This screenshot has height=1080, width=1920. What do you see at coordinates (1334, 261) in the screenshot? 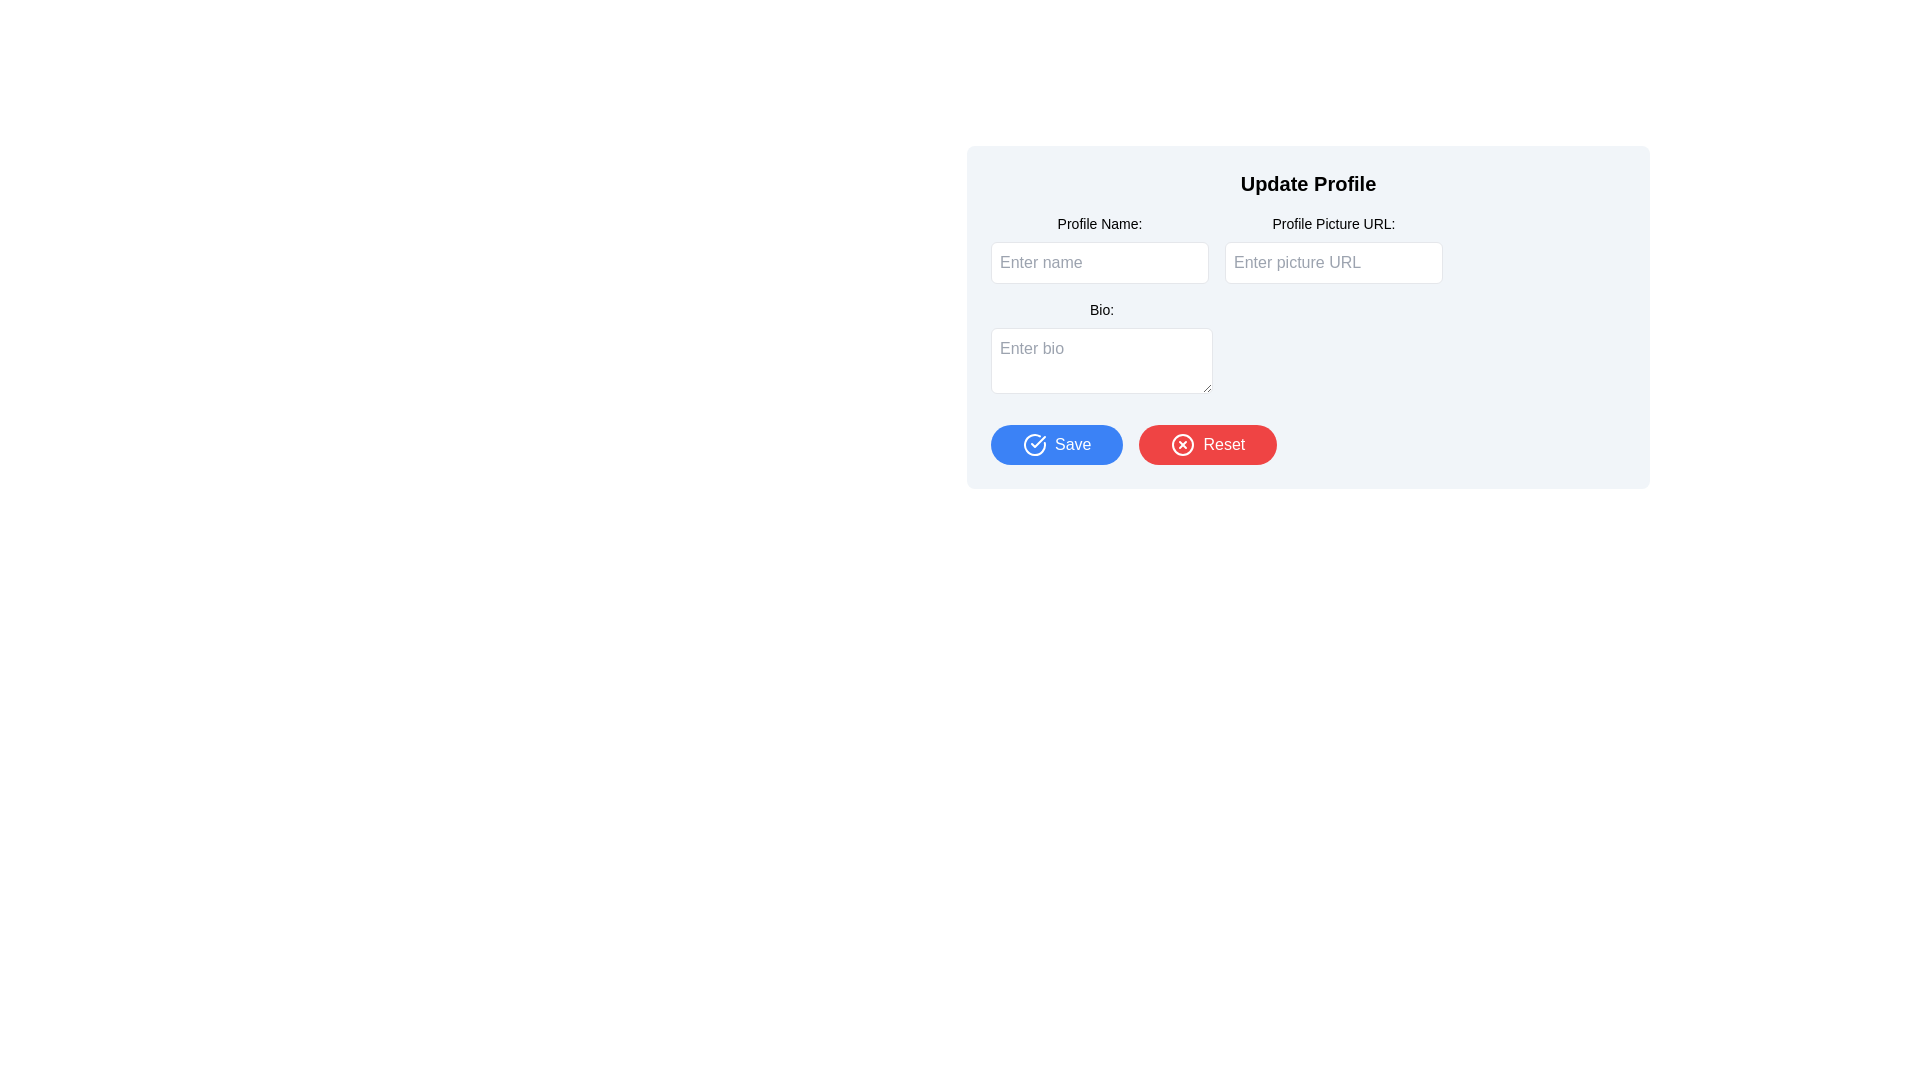
I see `the text input field for entering the picture URL, which is styled with a border and rounded corners and contains placeholder text 'Enter picture URL'` at bounding box center [1334, 261].